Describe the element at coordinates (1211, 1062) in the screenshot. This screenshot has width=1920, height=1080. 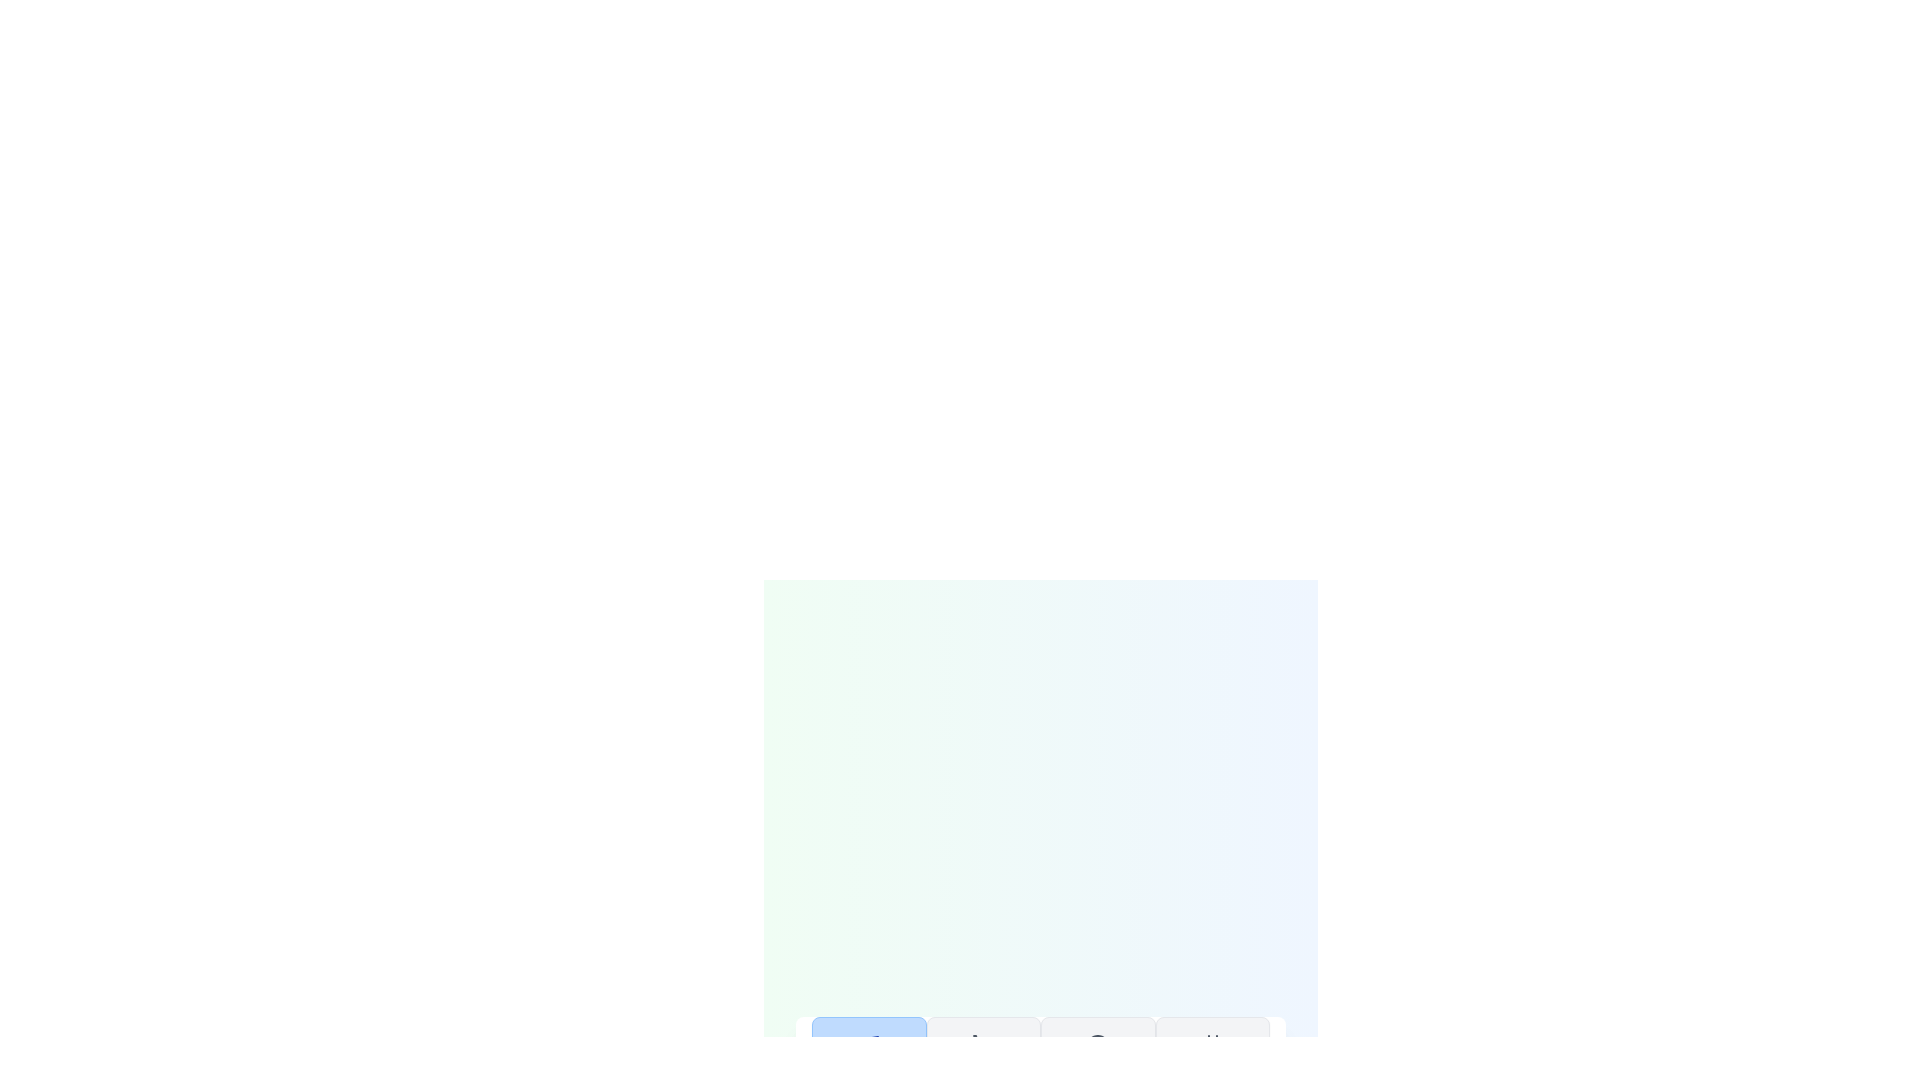
I see `the tab labeled Events` at that location.